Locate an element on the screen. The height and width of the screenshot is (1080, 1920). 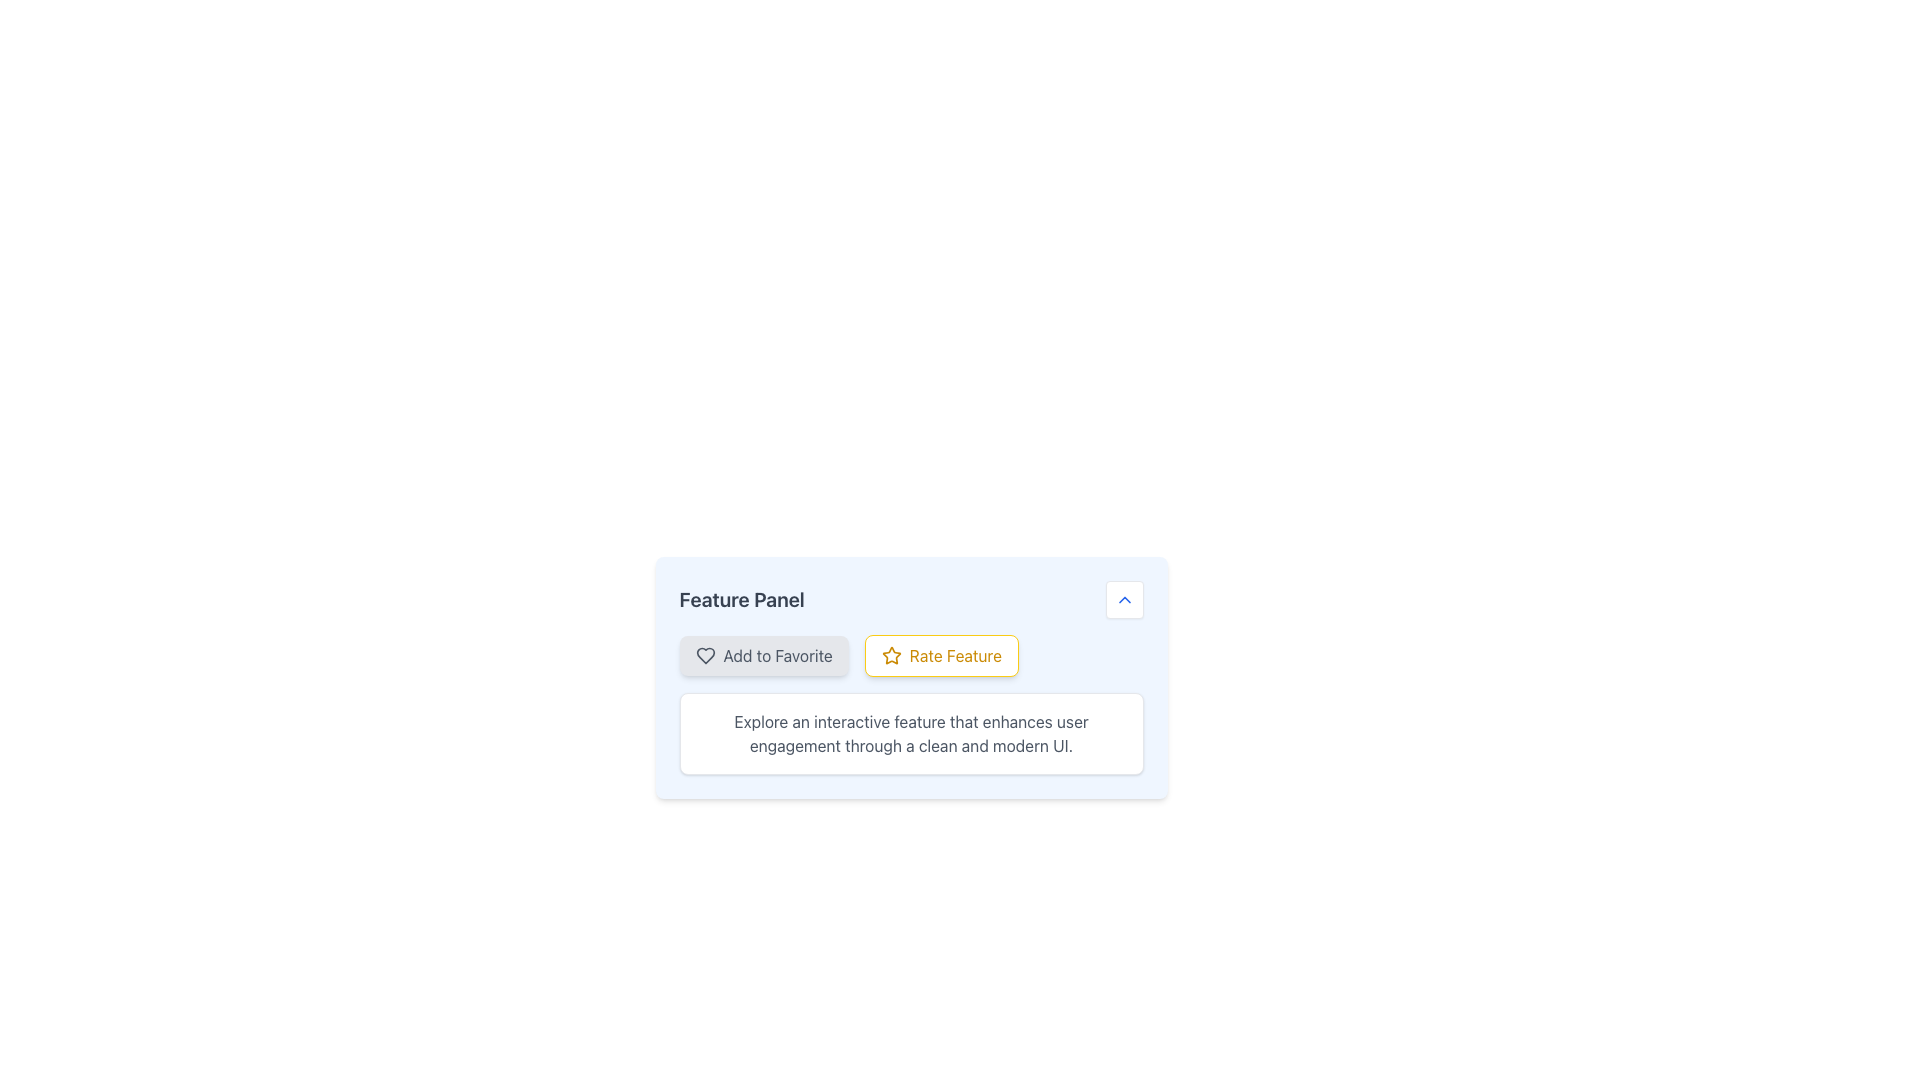
text displayed in the Informational Text Box, which contains the message: 'Explore an interactive feature that enhances user engagement through a clean and modern UI.' is located at coordinates (910, 733).